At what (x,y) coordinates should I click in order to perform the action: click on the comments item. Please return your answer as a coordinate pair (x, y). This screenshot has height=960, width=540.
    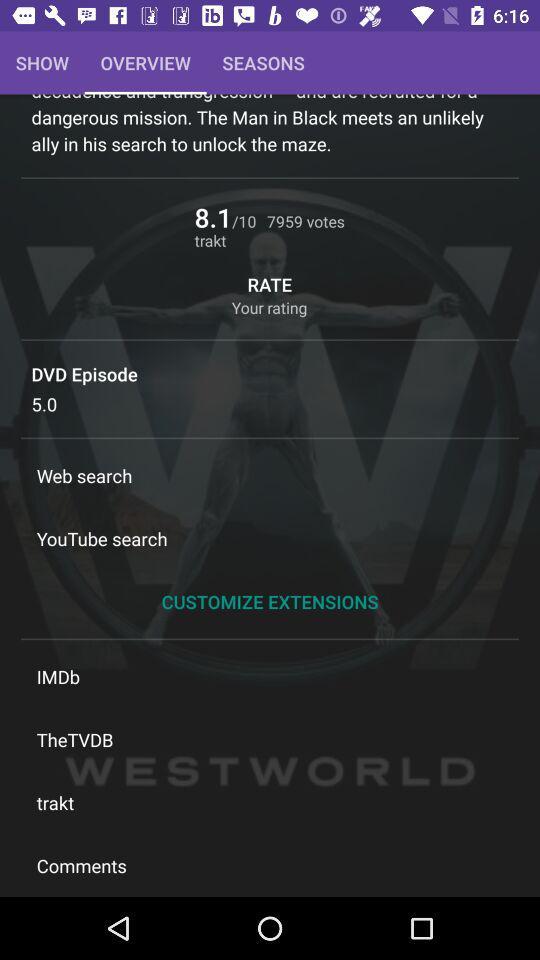
    Looking at the image, I should click on (270, 864).